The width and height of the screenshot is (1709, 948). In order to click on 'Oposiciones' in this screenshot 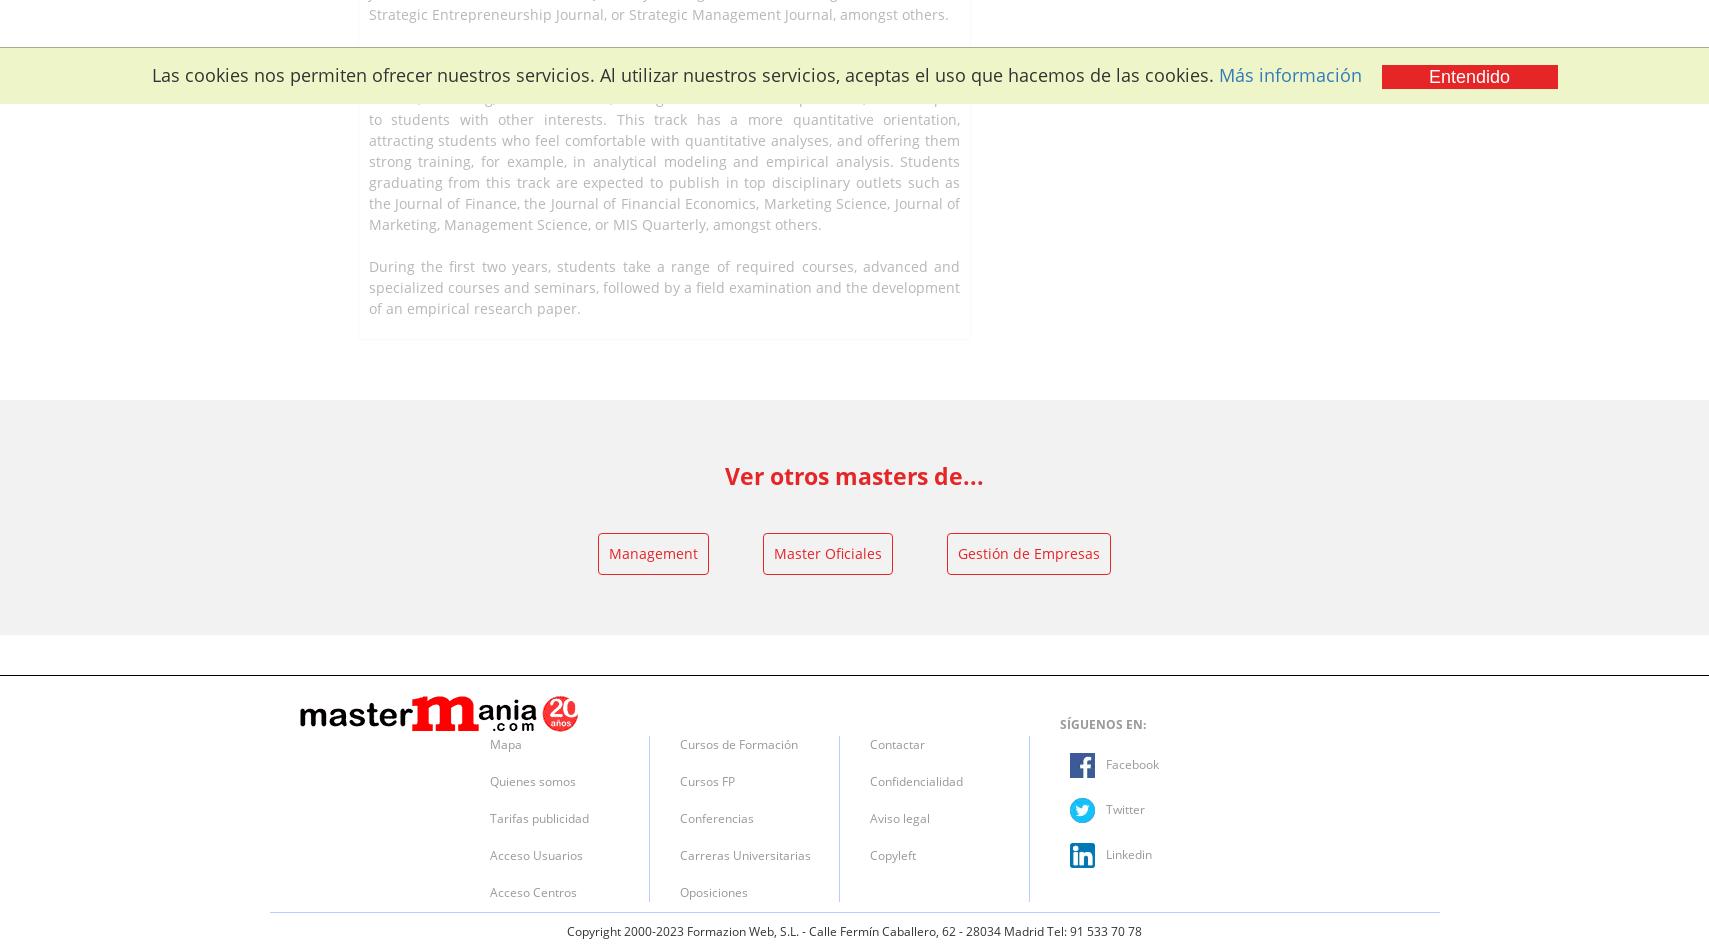, I will do `click(711, 891)`.